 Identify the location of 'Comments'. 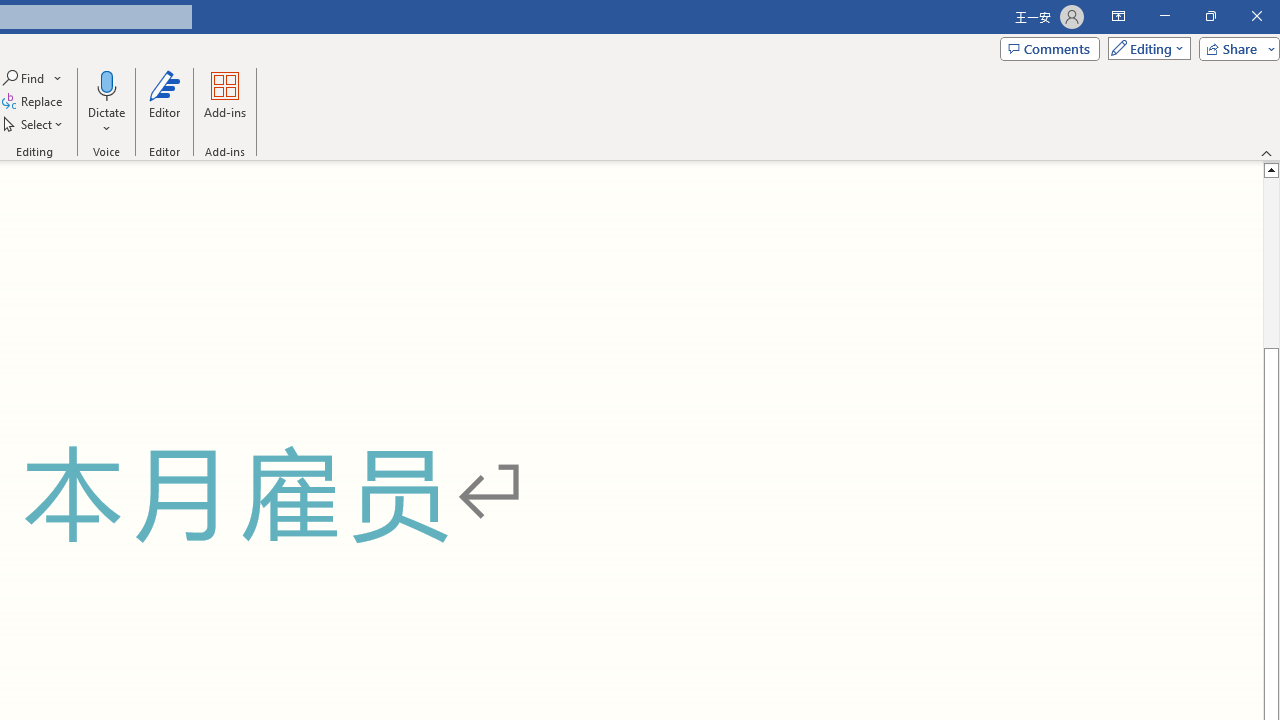
(1048, 47).